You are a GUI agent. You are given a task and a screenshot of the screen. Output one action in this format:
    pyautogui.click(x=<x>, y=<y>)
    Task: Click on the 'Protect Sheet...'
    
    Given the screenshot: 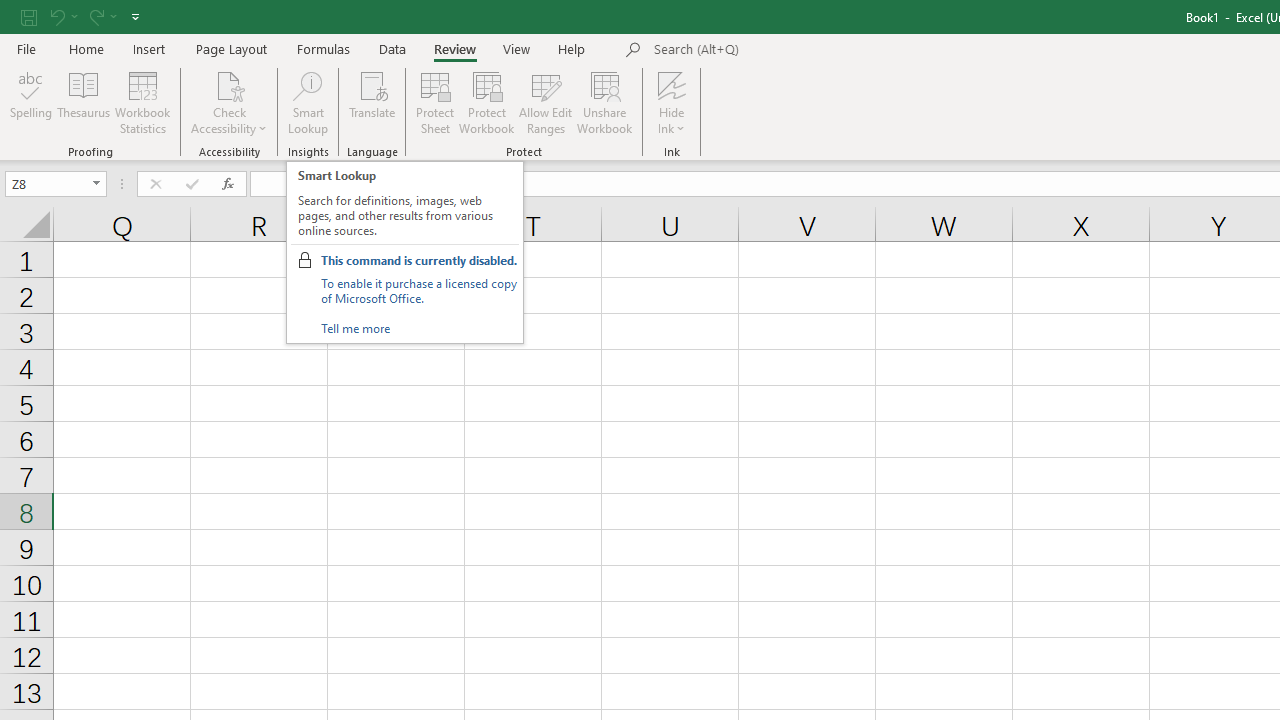 What is the action you would take?
    pyautogui.click(x=434, y=103)
    